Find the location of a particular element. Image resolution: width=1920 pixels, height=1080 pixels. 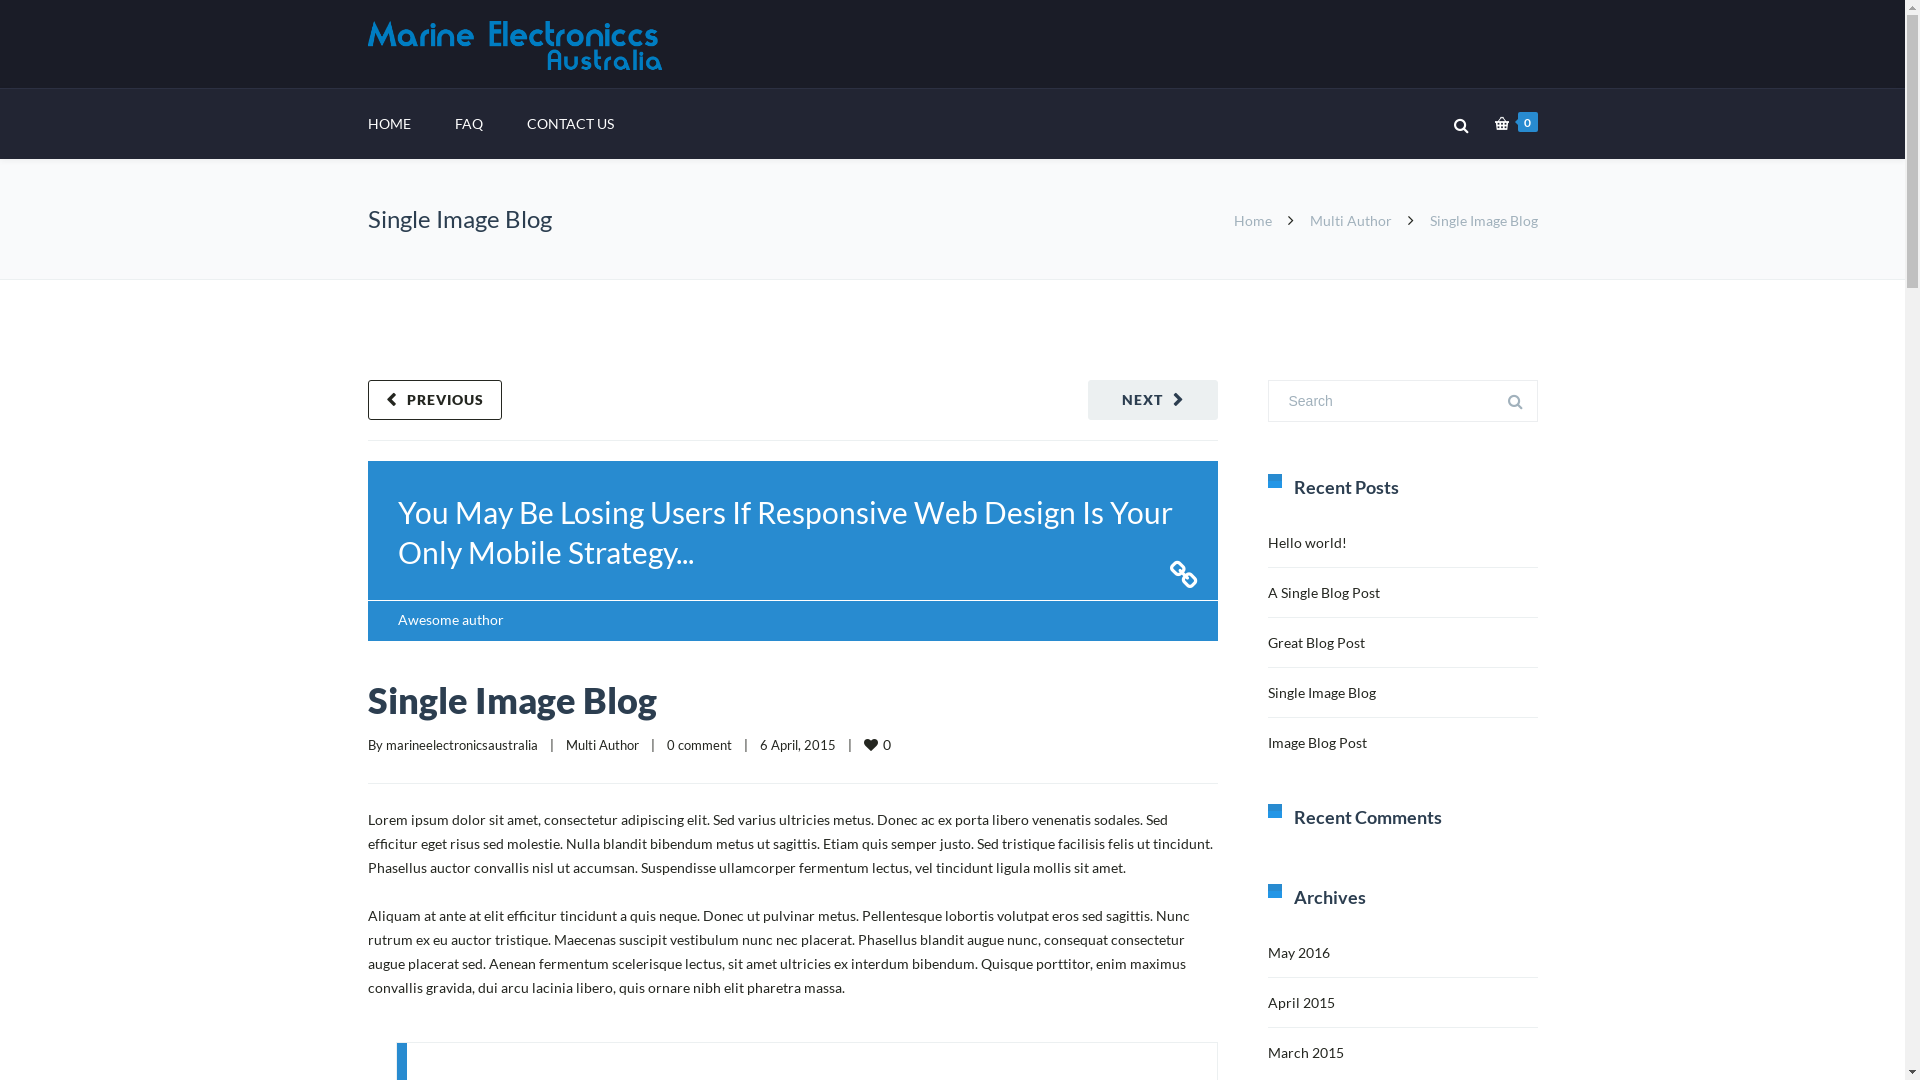

'HOME' is located at coordinates (368, 123).